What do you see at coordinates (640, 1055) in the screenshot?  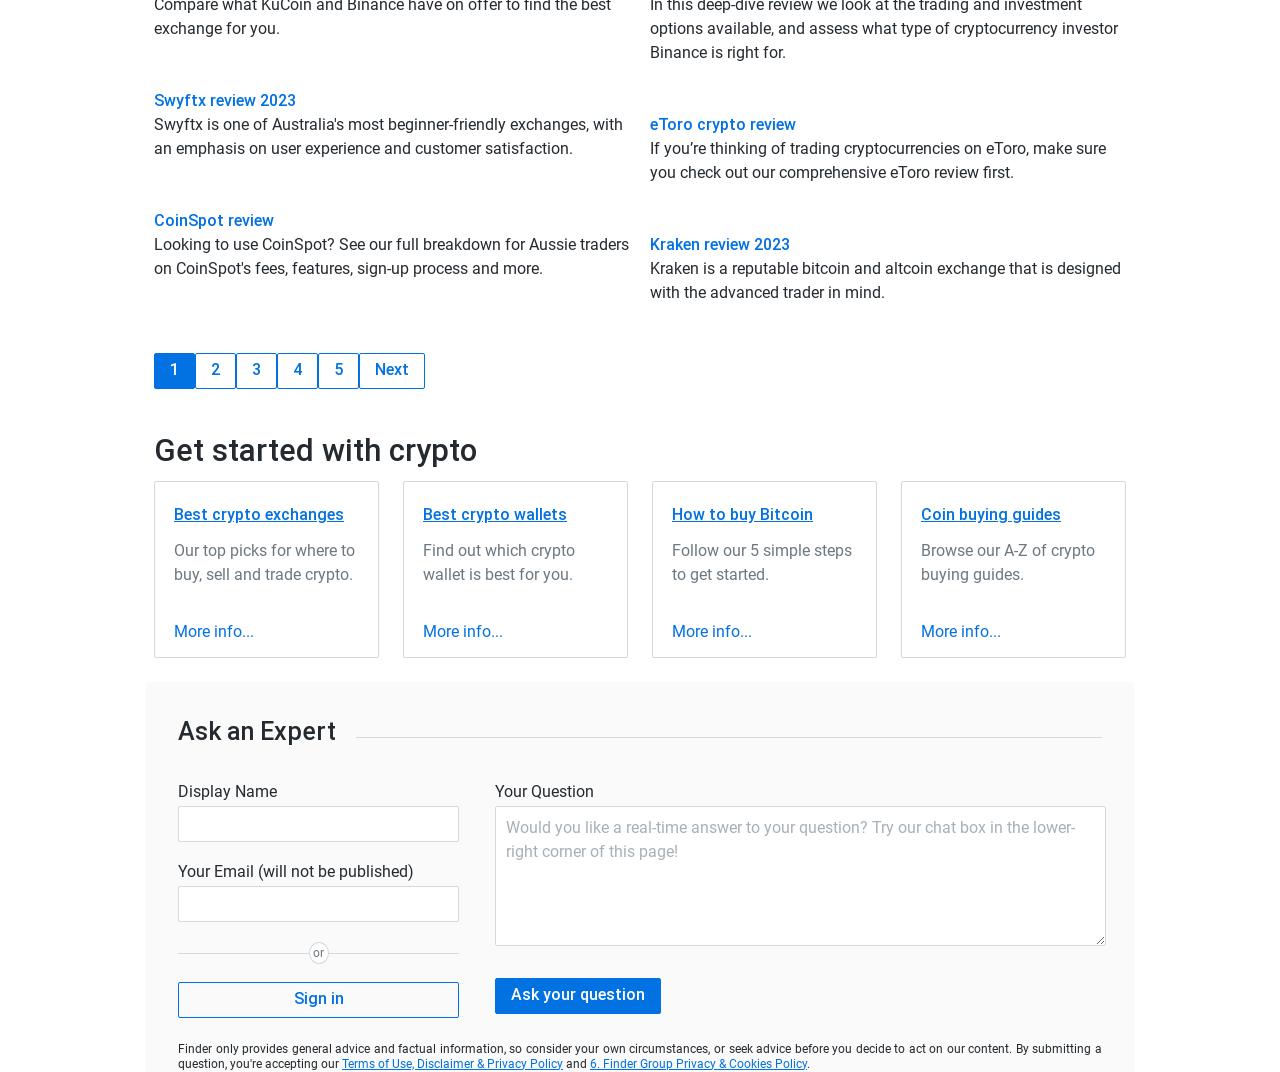 I see `'Finder only provides general advice and factual information, so consider your own circumstances, or seek advice before you decide to act on our content. By submitting a question, you're accepting our'` at bounding box center [640, 1055].